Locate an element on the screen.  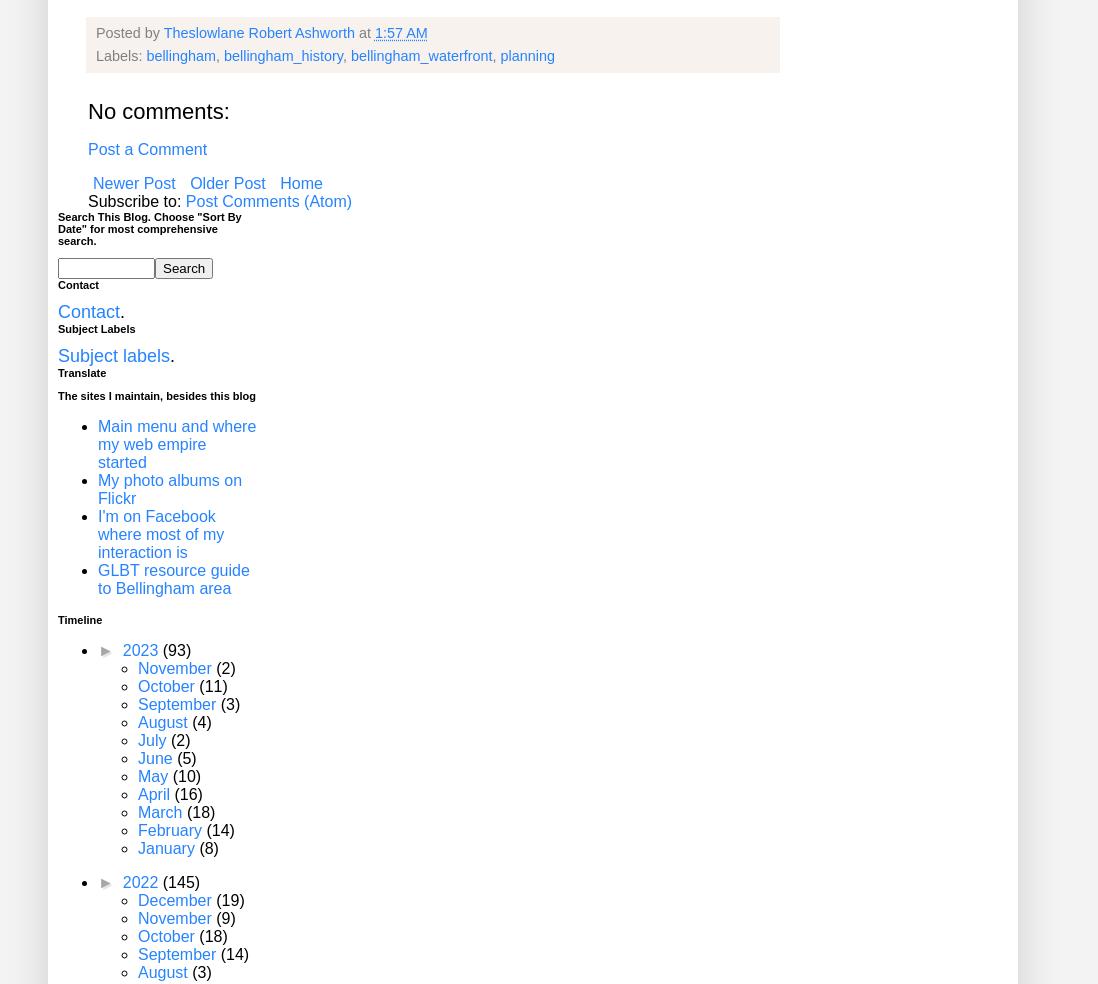
'My photo albums on Flickr' is located at coordinates (169, 489).